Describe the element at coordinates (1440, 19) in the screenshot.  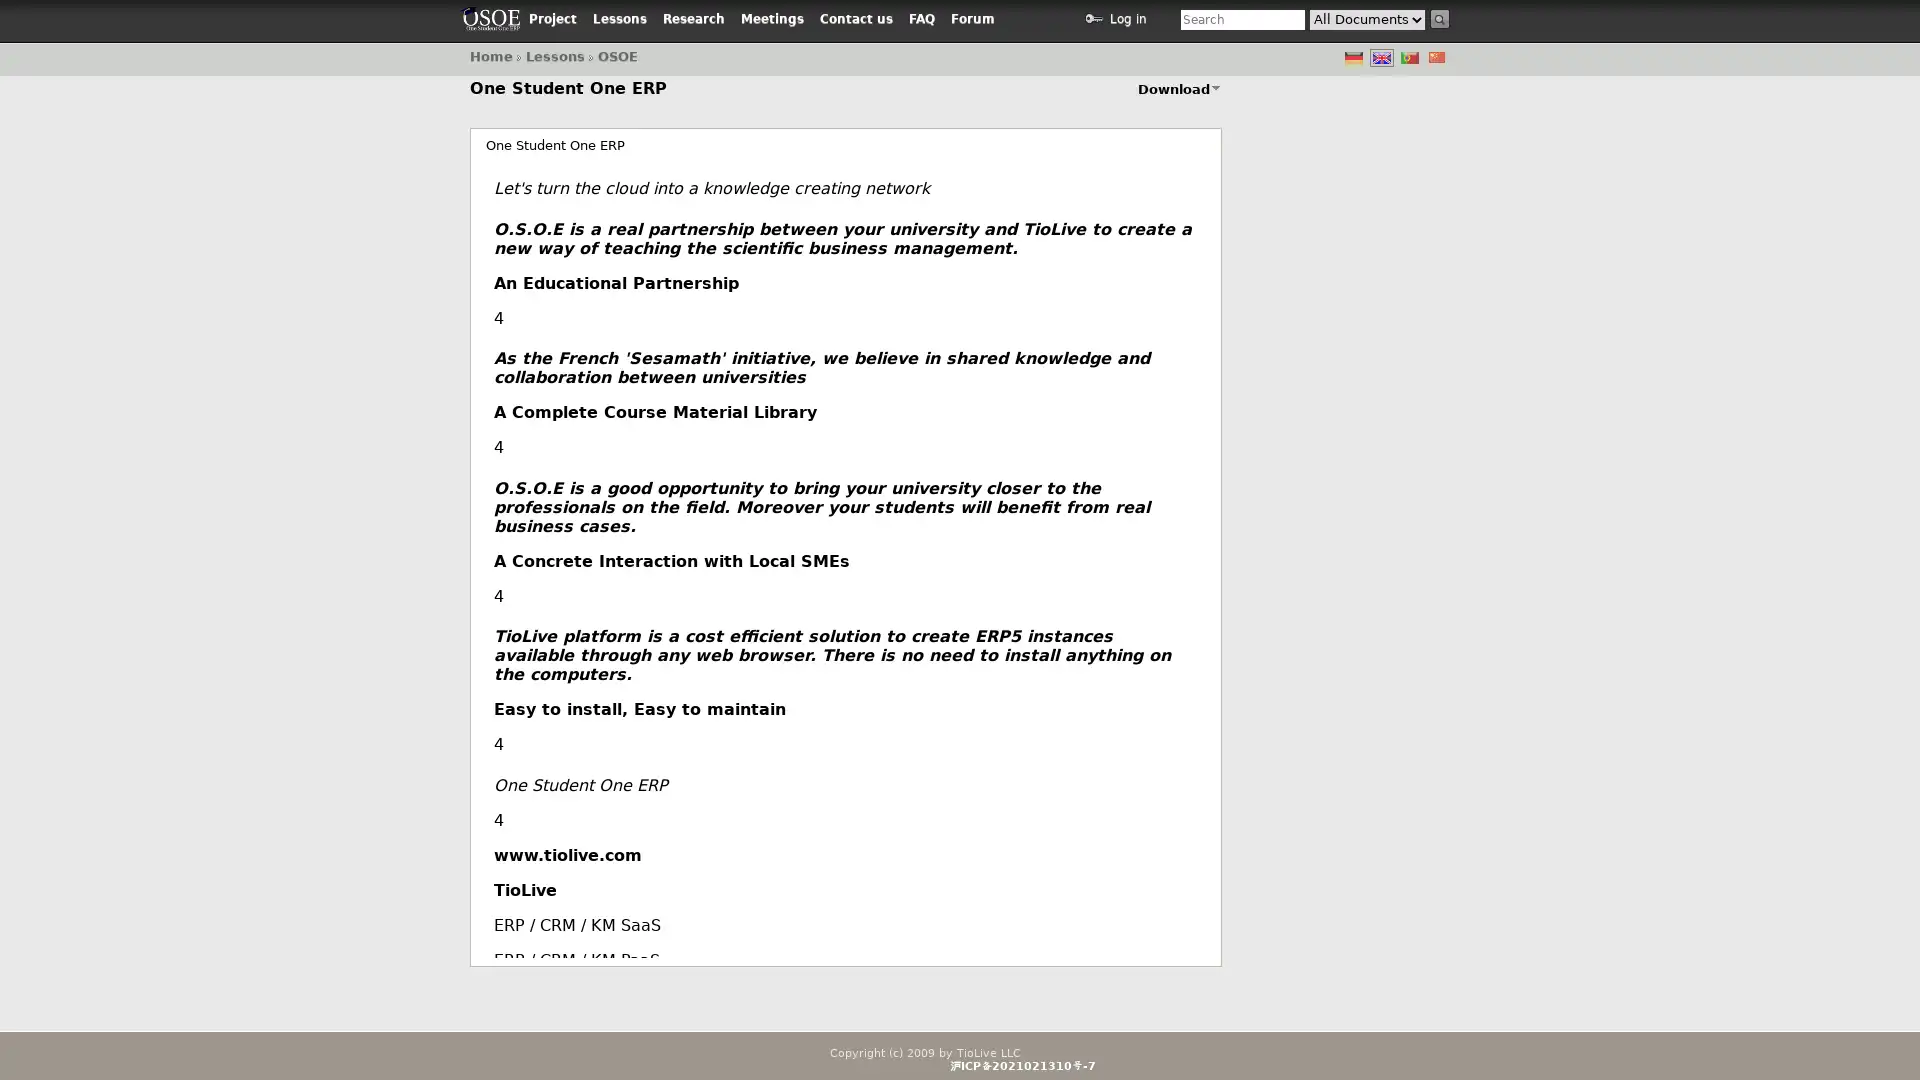
I see `Submit` at that location.